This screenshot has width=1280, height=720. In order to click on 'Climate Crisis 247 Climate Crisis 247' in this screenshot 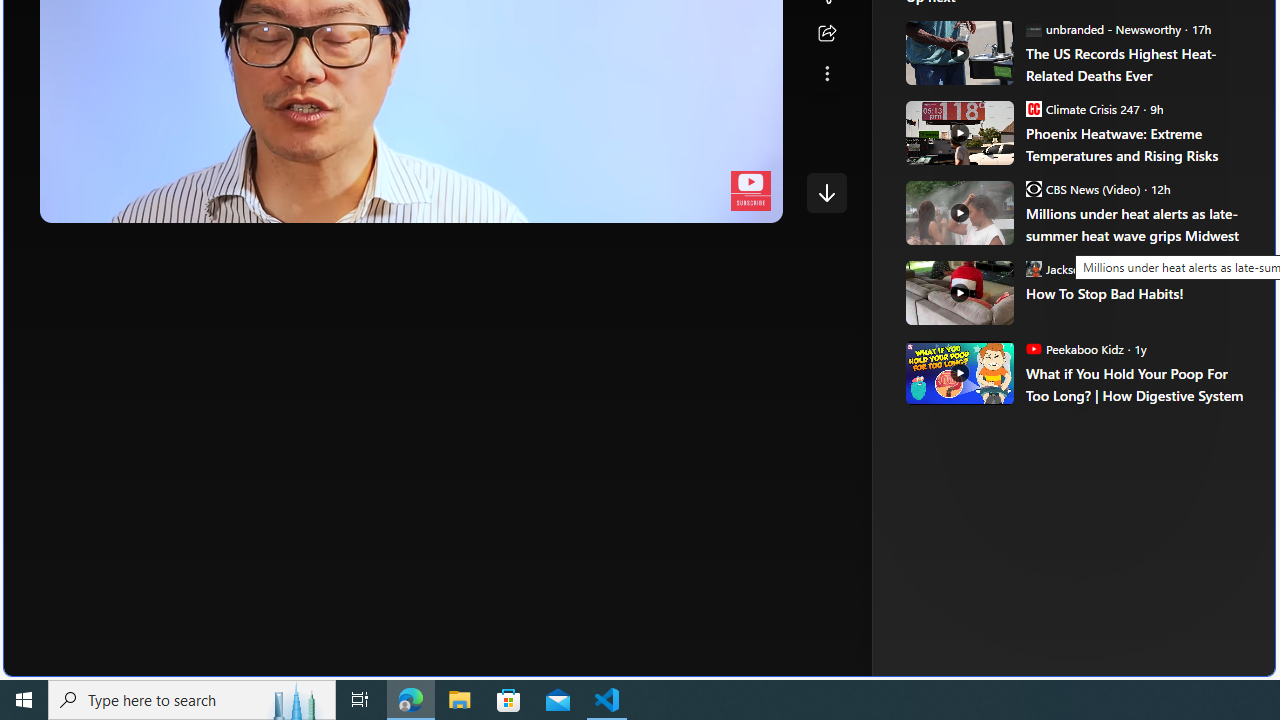, I will do `click(1081, 108)`.